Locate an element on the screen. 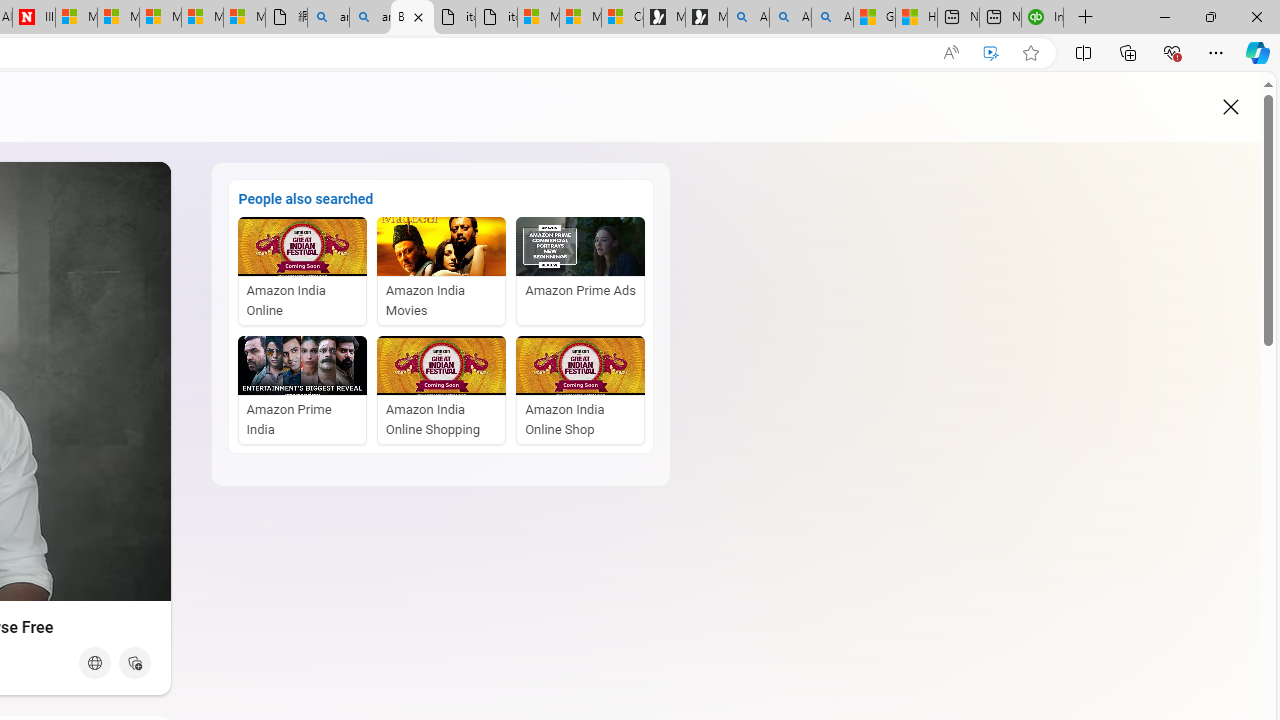 Image resolution: width=1280 pixels, height=720 pixels. 'Intuit QuickBooks Online - Quickbooks' is located at coordinates (1041, 17).